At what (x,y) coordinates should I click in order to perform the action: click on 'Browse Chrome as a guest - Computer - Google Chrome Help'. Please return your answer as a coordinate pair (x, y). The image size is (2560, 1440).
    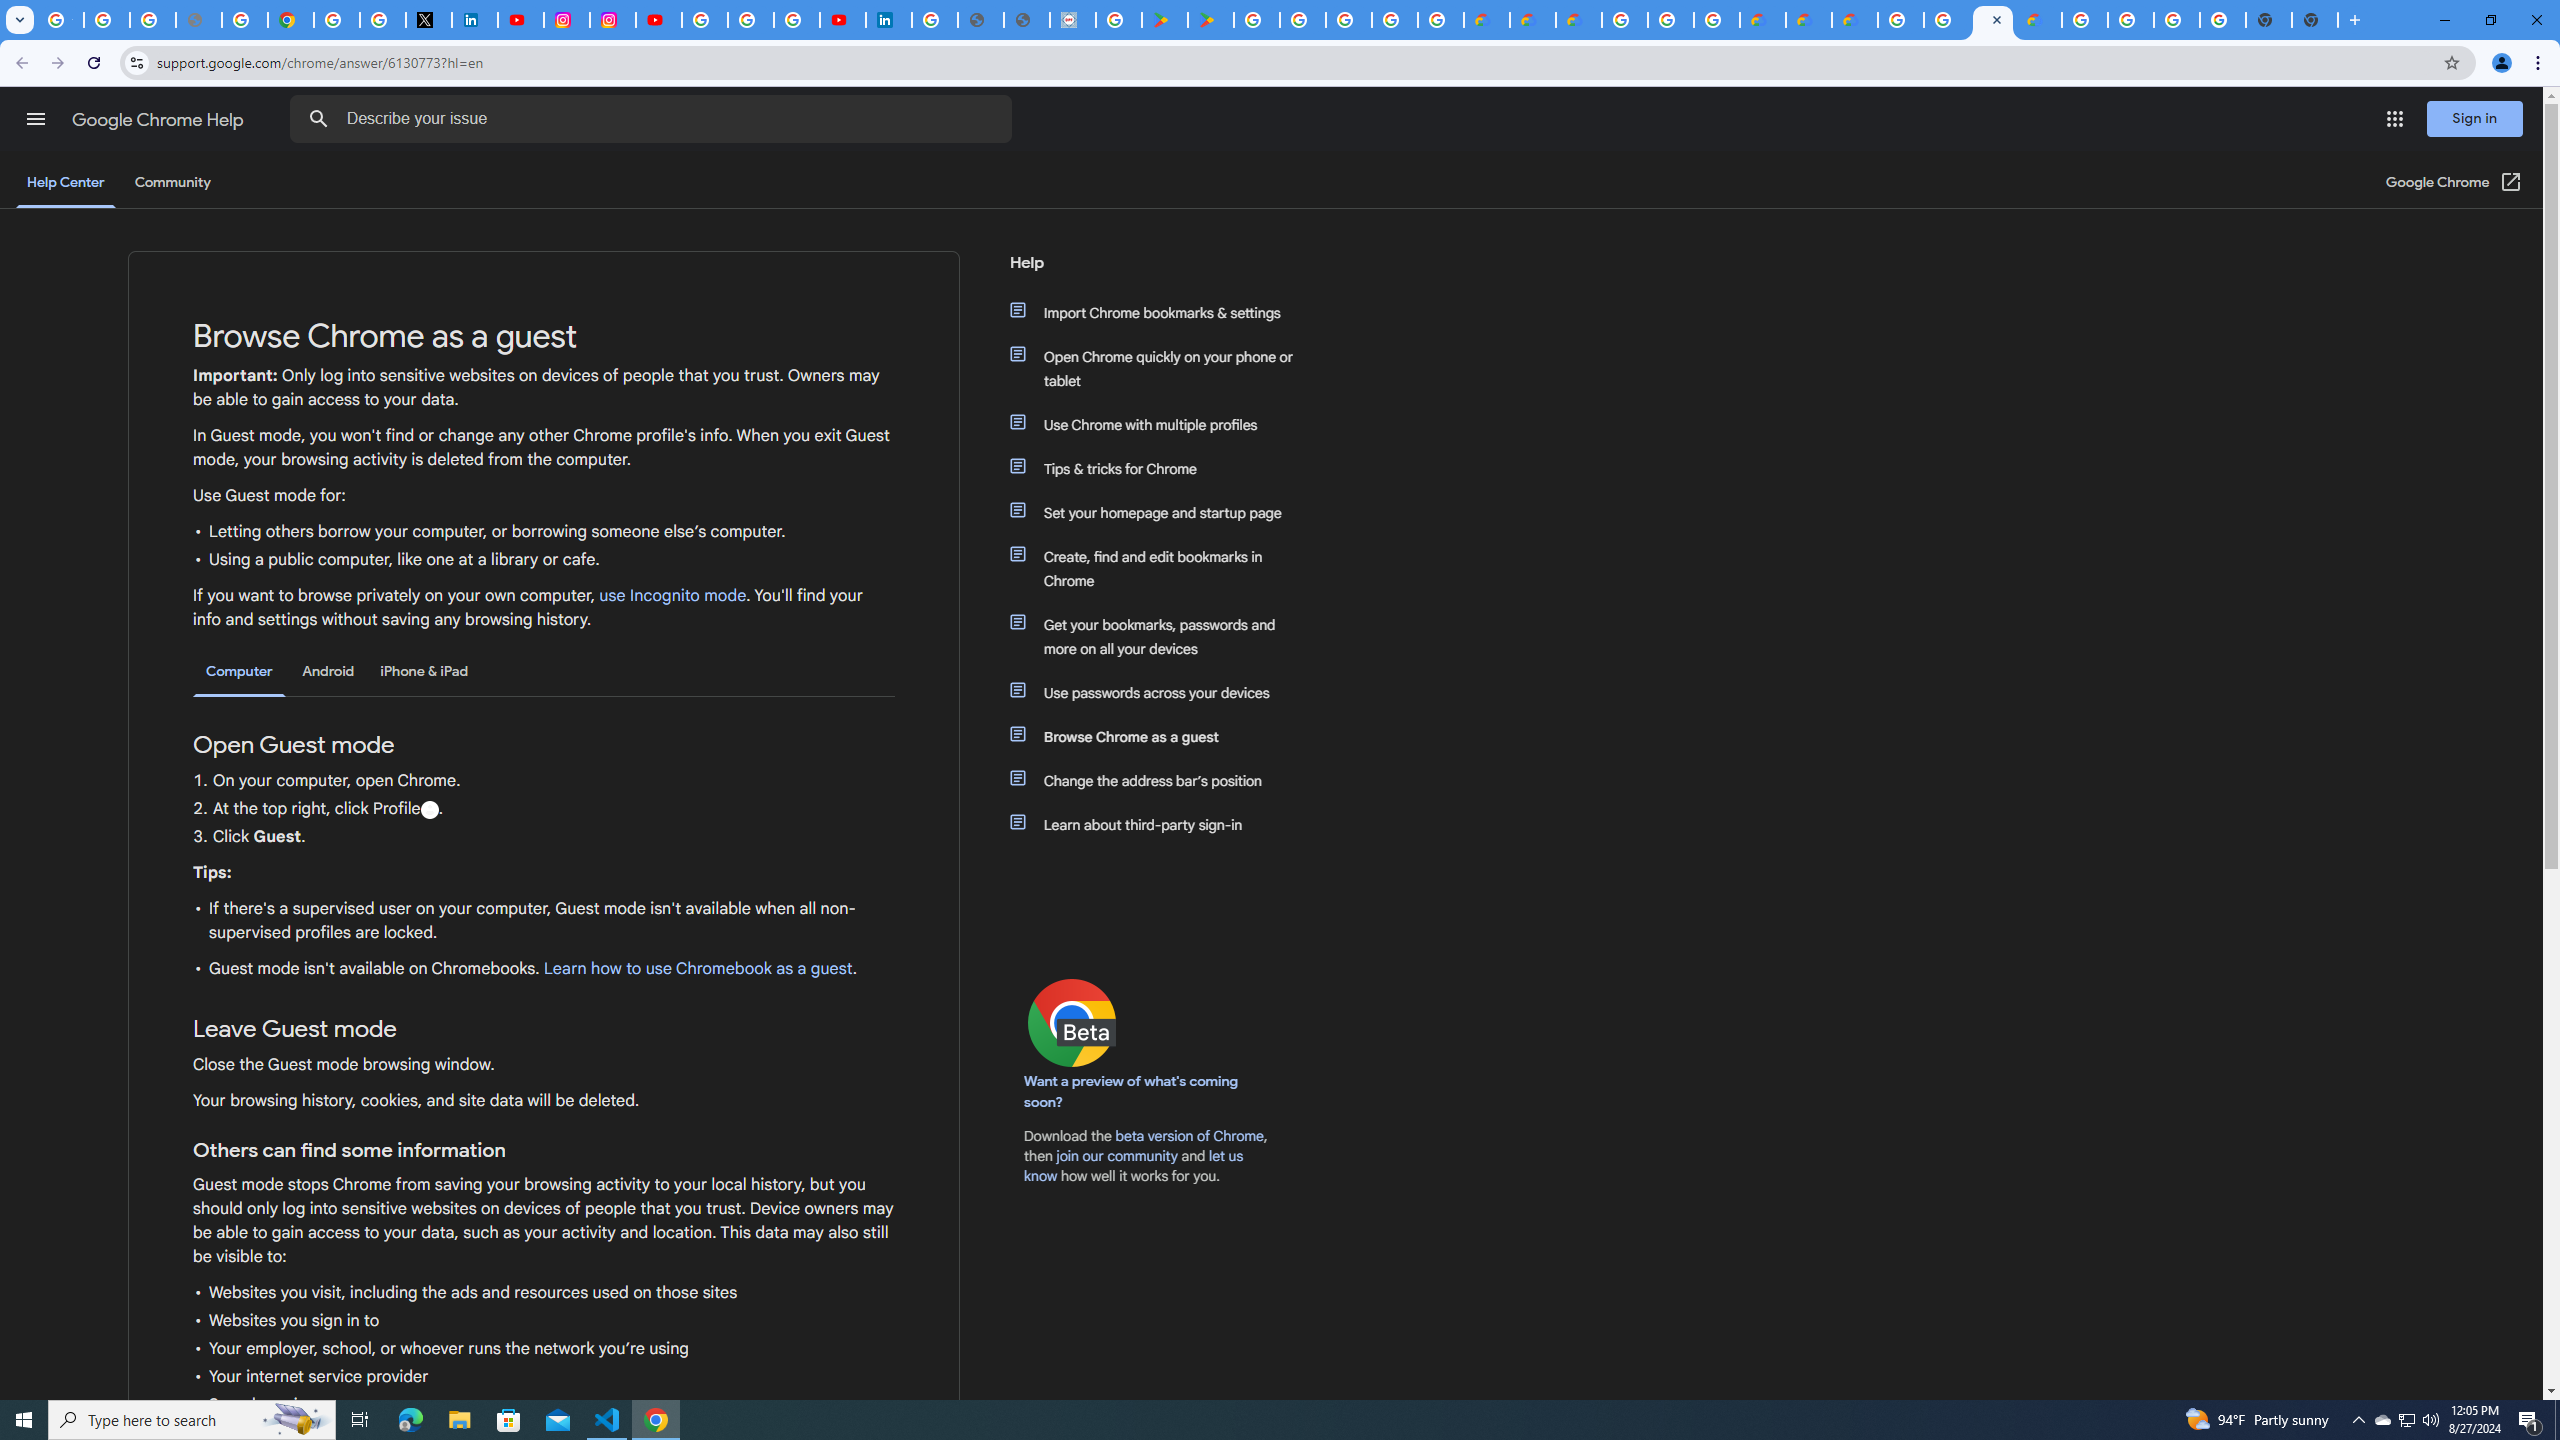
    Looking at the image, I should click on (1945, 19).